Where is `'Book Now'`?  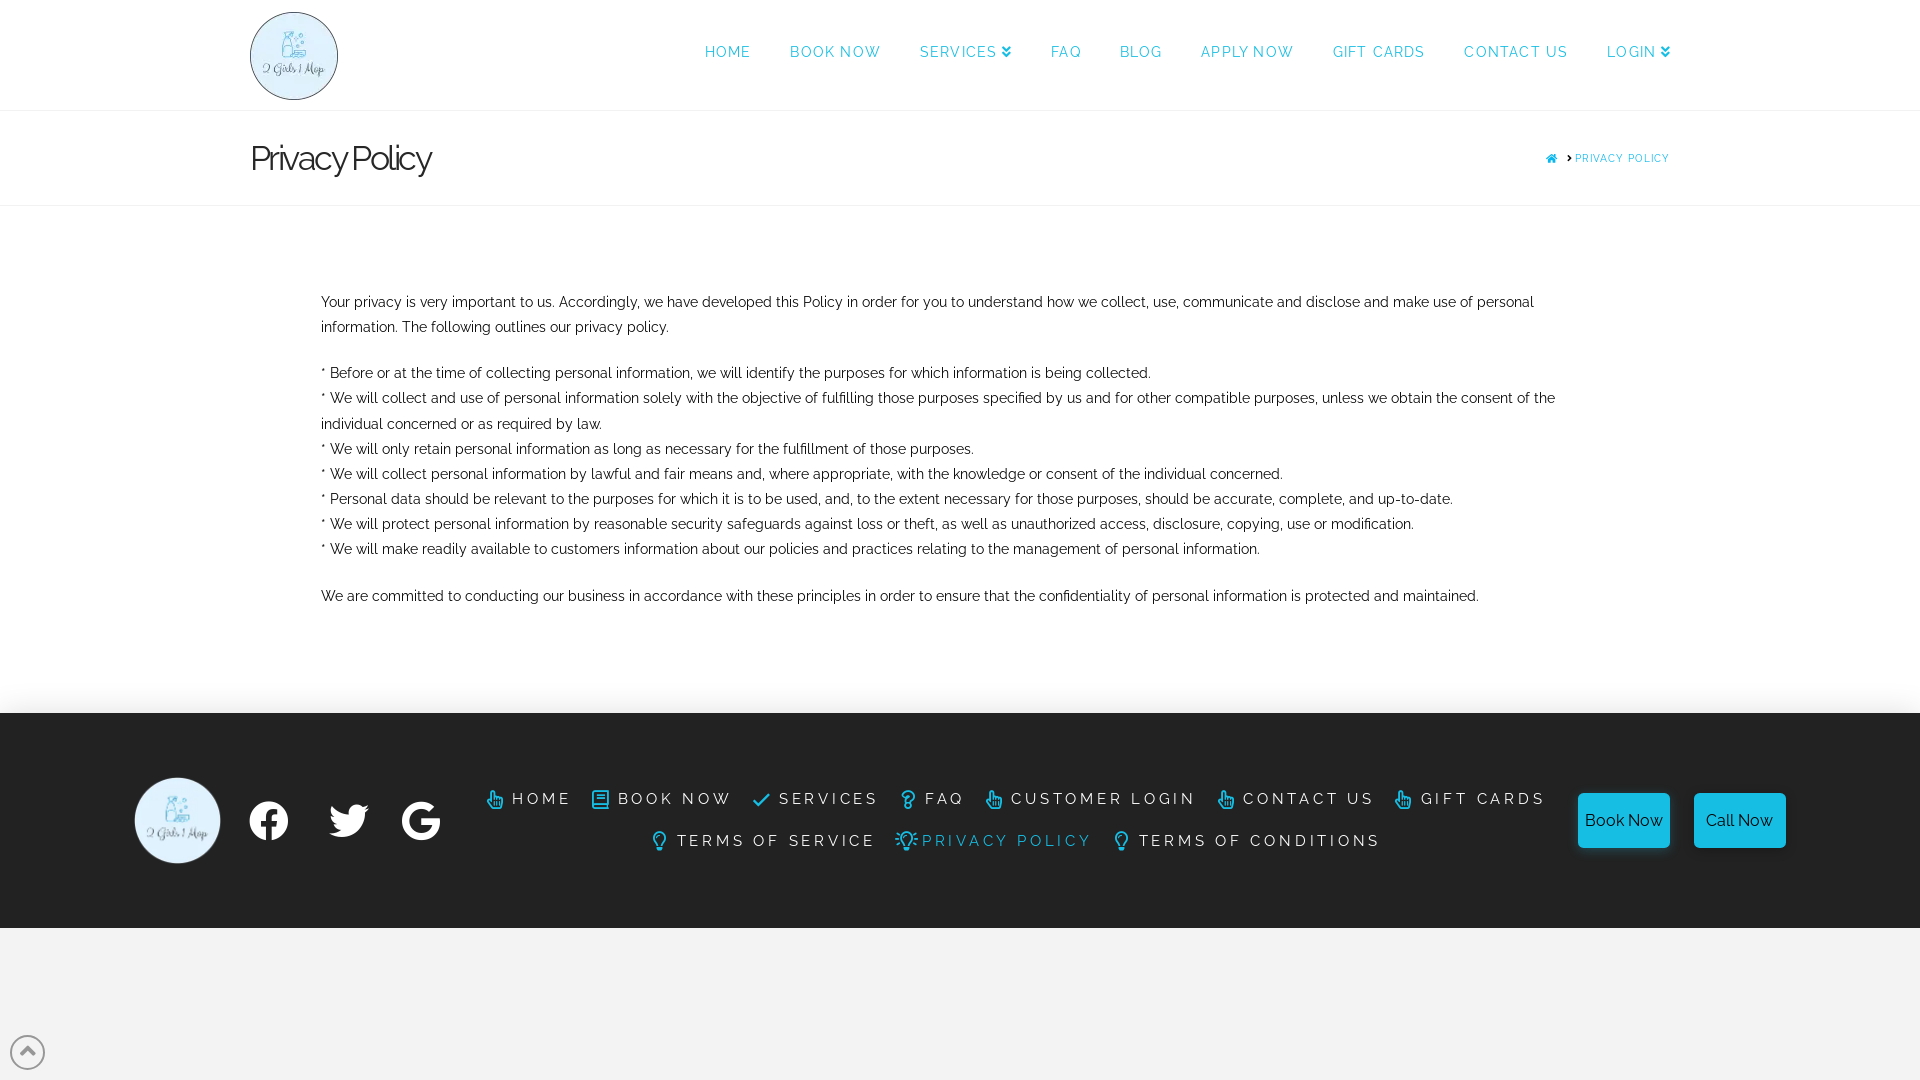
'Book Now' is located at coordinates (1623, 820).